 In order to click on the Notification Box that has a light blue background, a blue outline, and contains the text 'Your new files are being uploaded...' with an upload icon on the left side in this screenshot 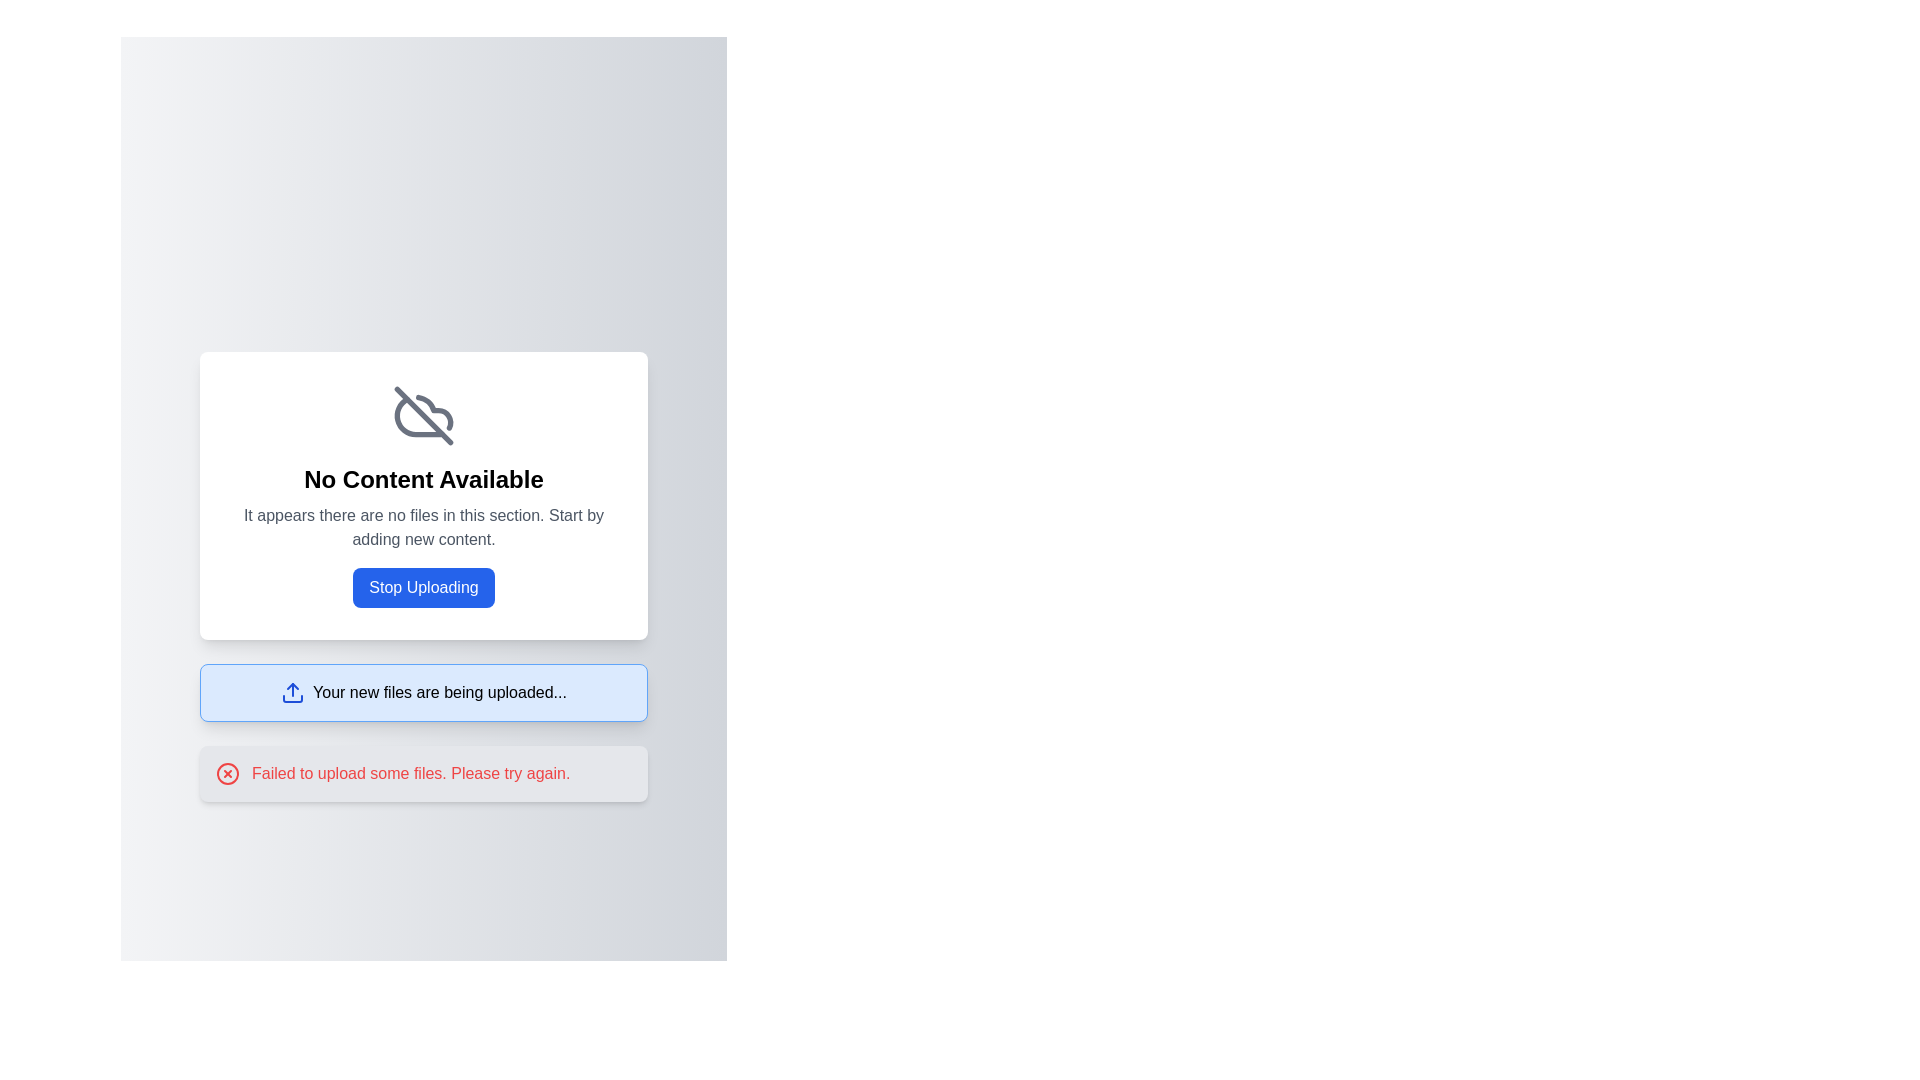, I will do `click(422, 690)`.